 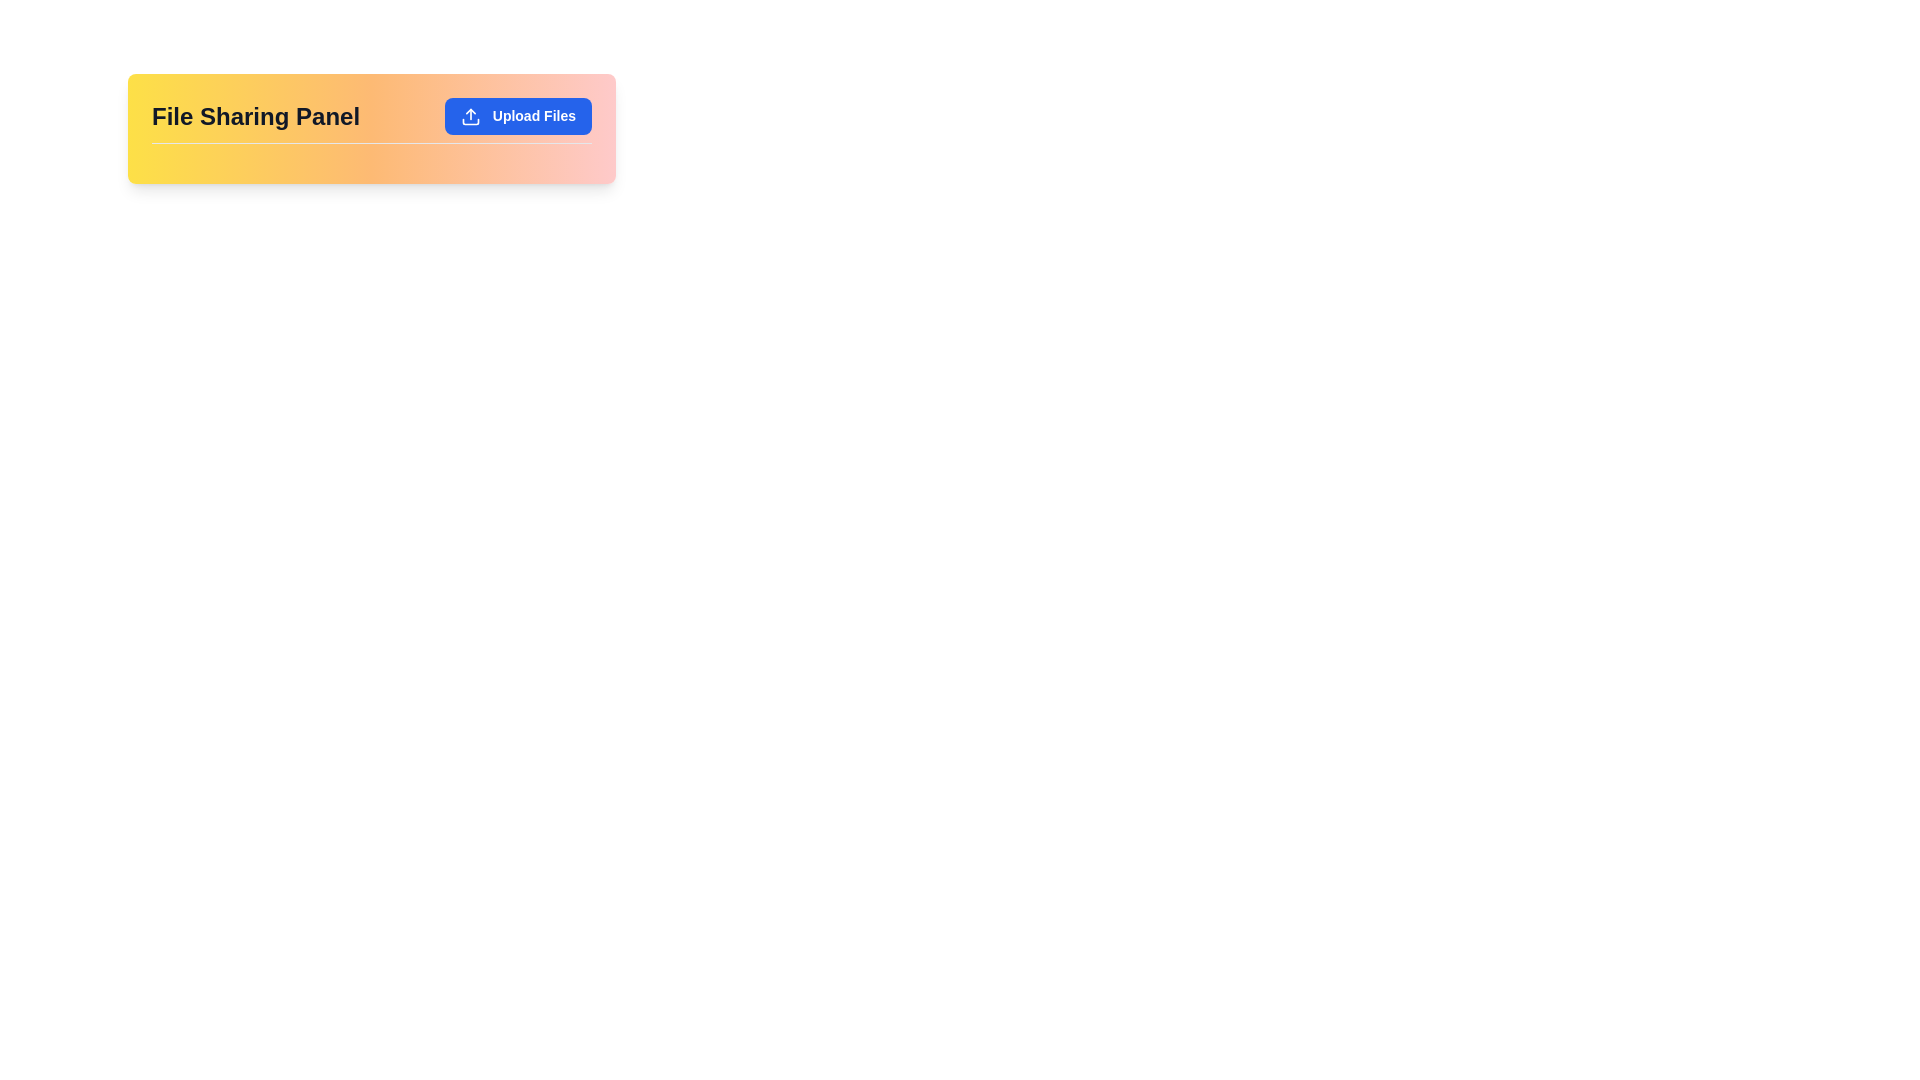 What do you see at coordinates (469, 117) in the screenshot?
I see `the upload icon located in the top-right corner of the interface, which is part of a button that opens a file upload interface` at bounding box center [469, 117].